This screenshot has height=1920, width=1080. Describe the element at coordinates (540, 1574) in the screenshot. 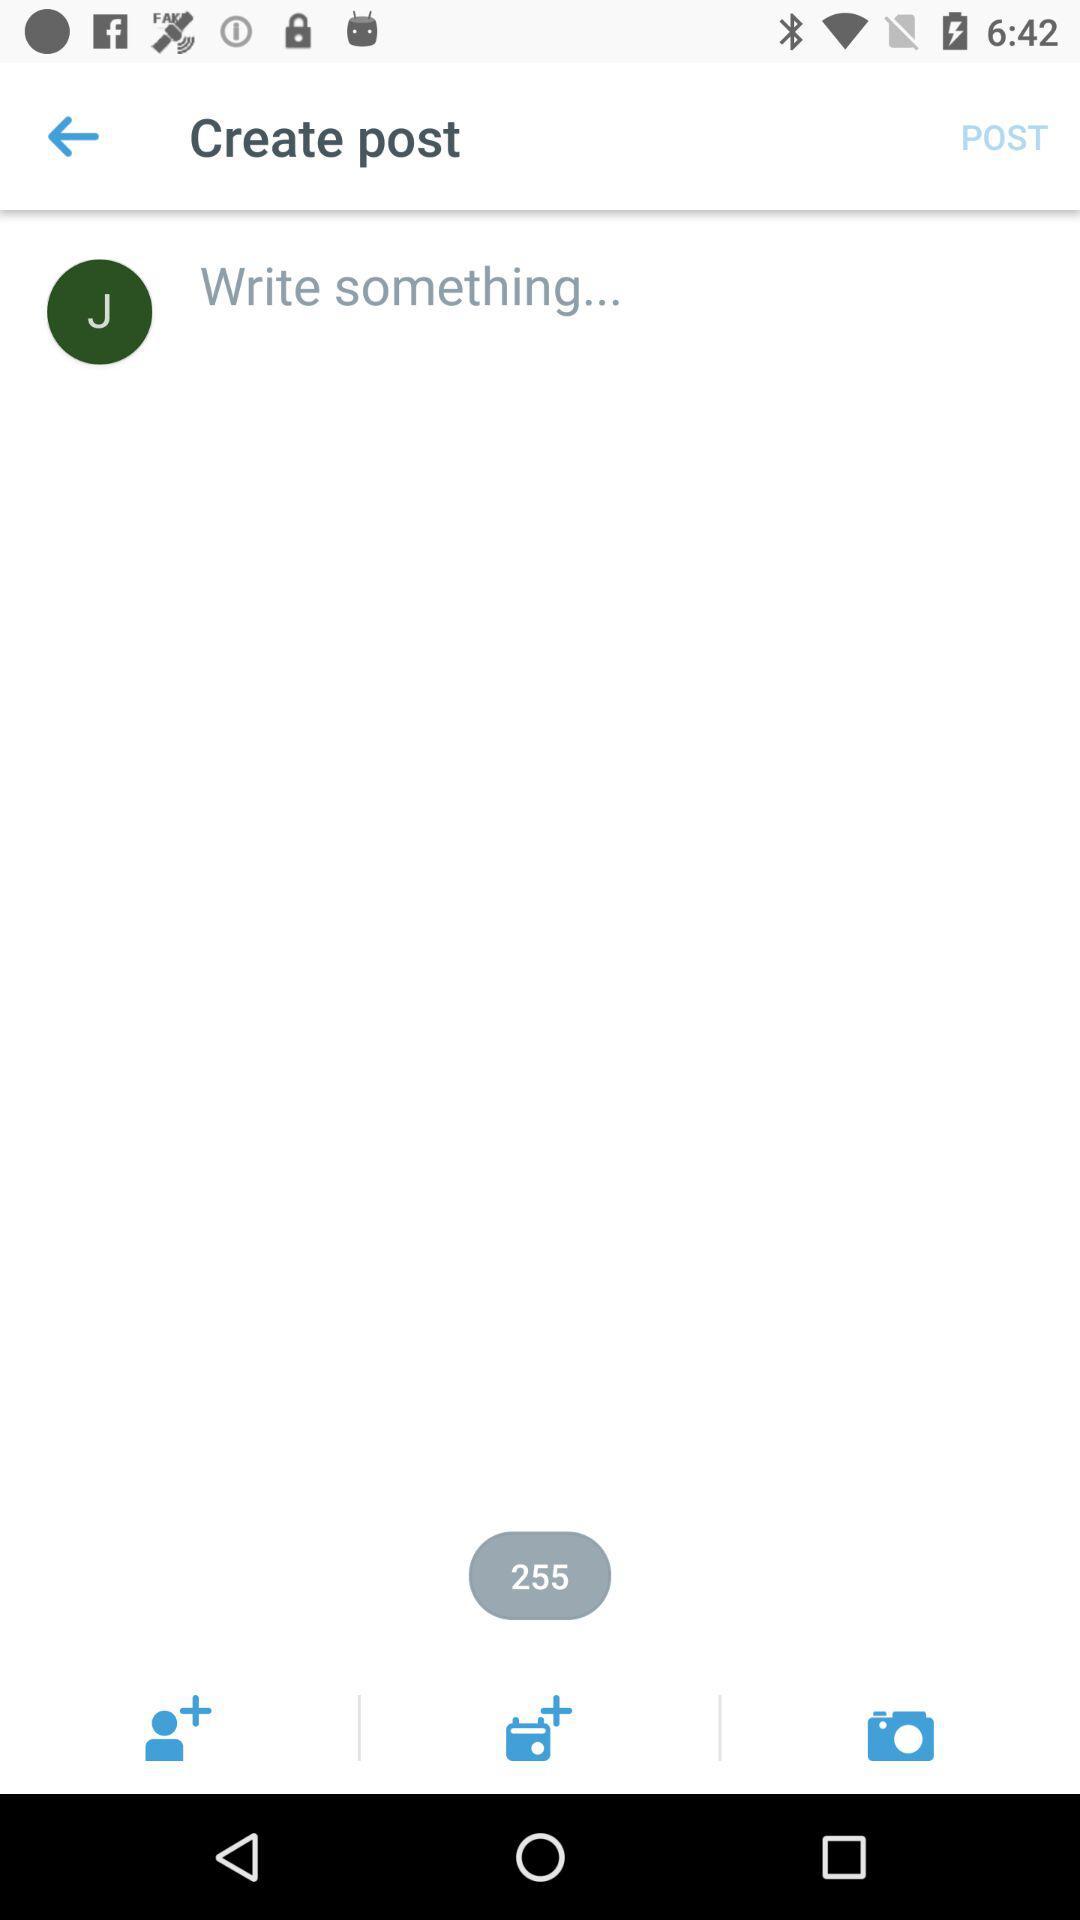

I see `255` at that location.